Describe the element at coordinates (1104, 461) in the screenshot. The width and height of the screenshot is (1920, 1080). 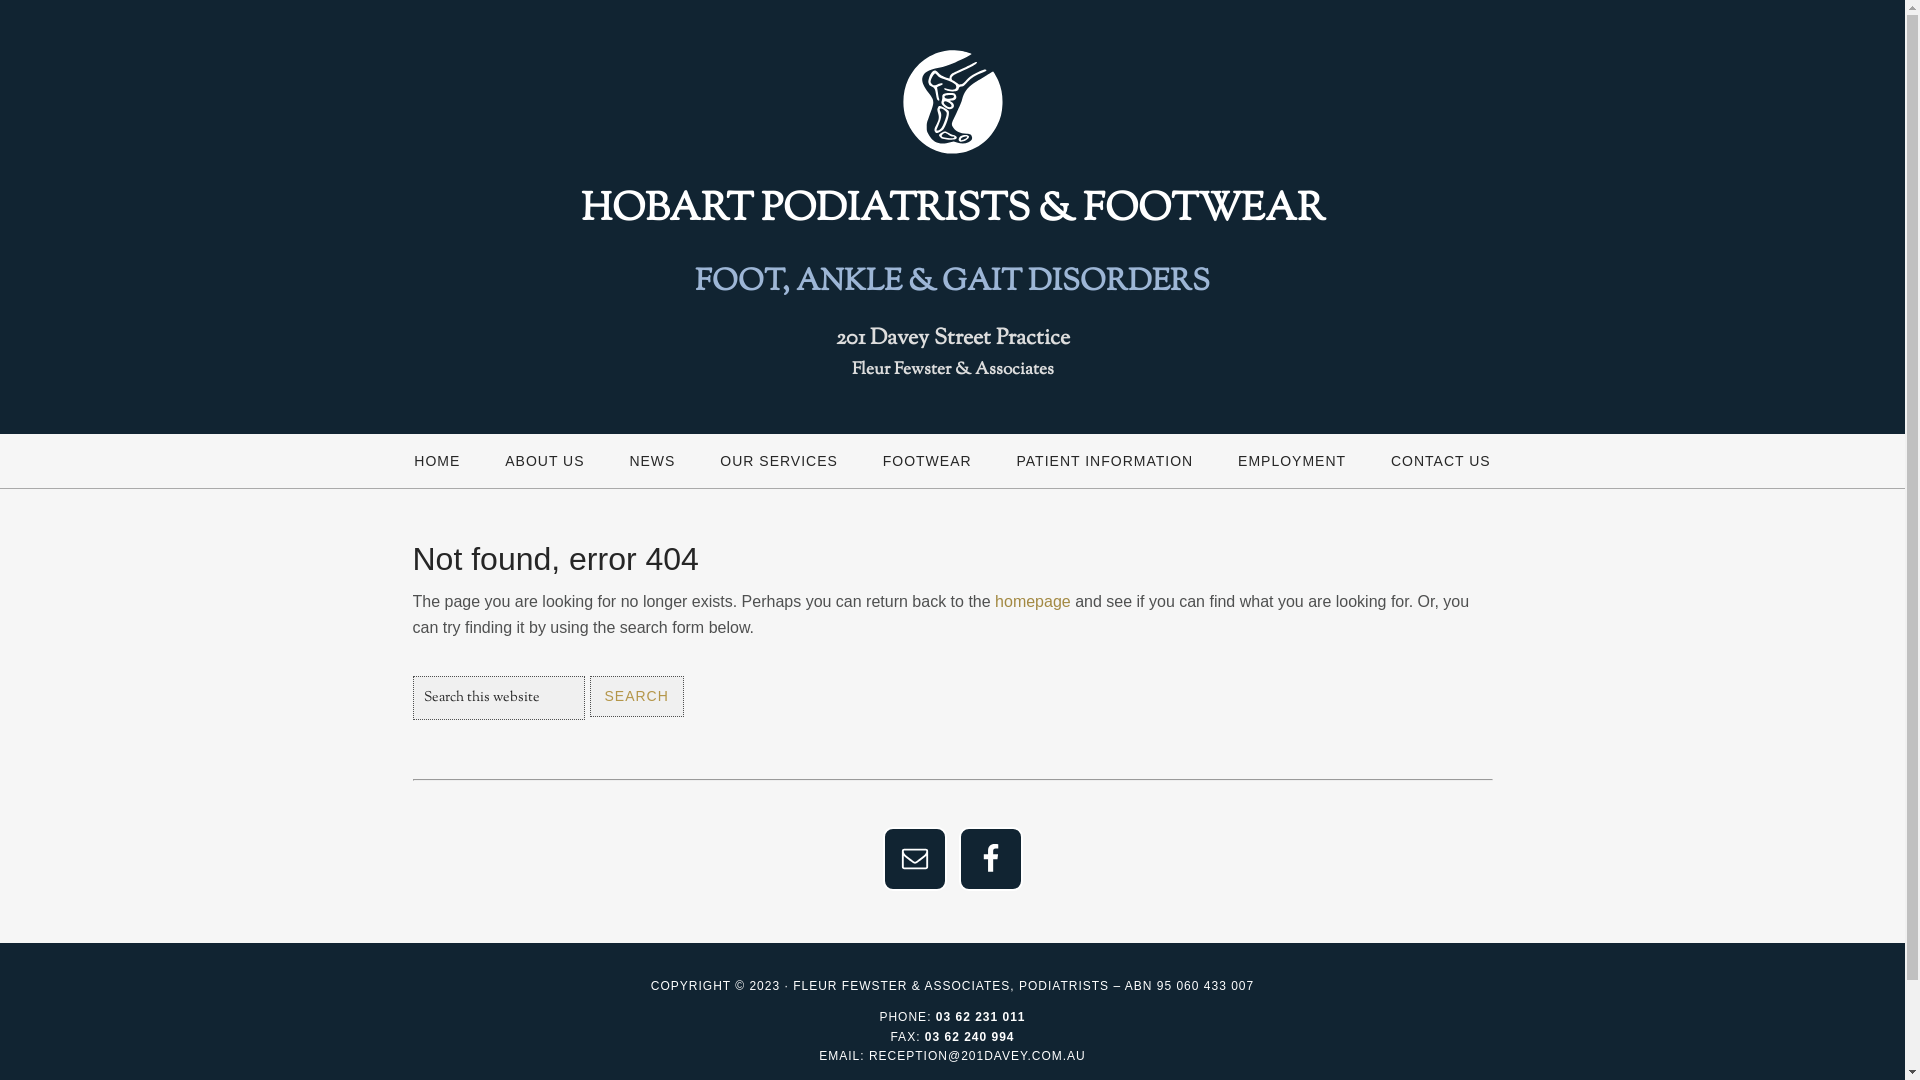
I see `'PATIENT INFORMATION'` at that location.